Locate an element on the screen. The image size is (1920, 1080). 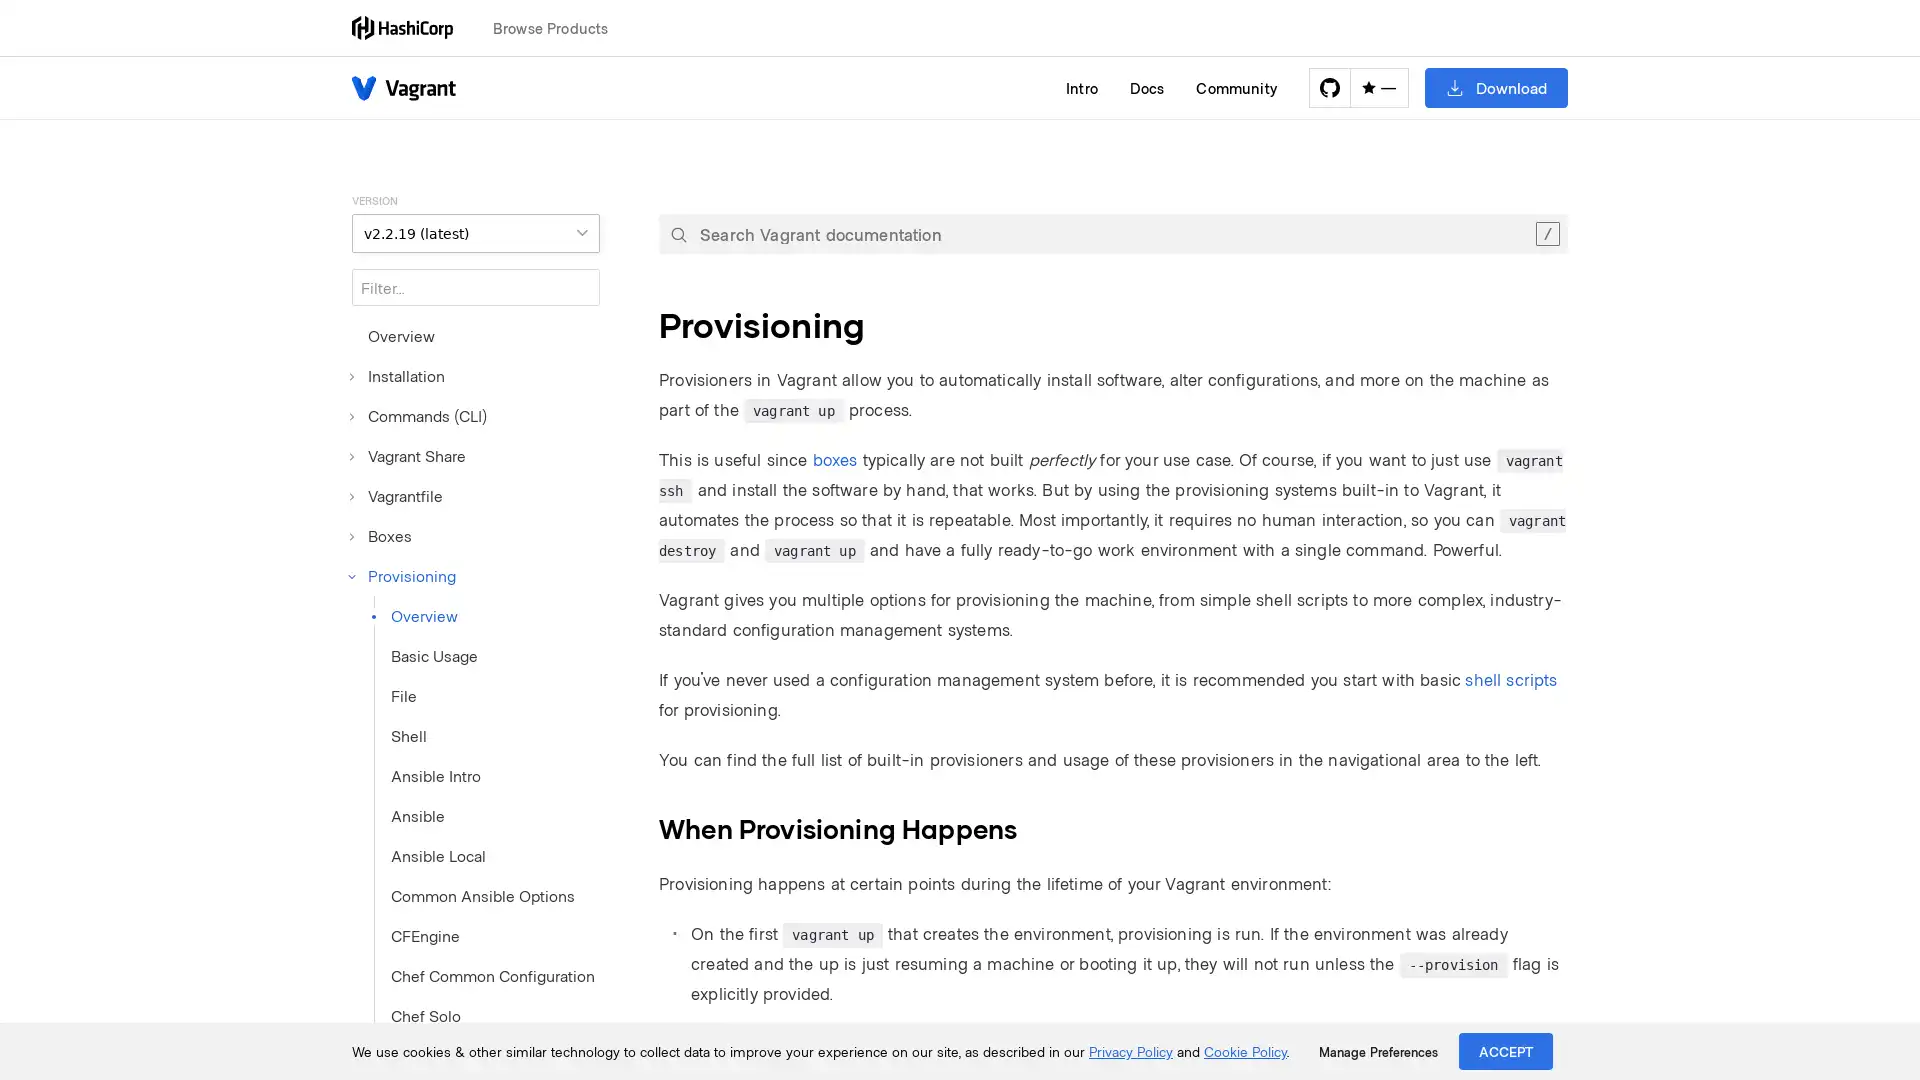
Provisioning is located at coordinates (402, 575).